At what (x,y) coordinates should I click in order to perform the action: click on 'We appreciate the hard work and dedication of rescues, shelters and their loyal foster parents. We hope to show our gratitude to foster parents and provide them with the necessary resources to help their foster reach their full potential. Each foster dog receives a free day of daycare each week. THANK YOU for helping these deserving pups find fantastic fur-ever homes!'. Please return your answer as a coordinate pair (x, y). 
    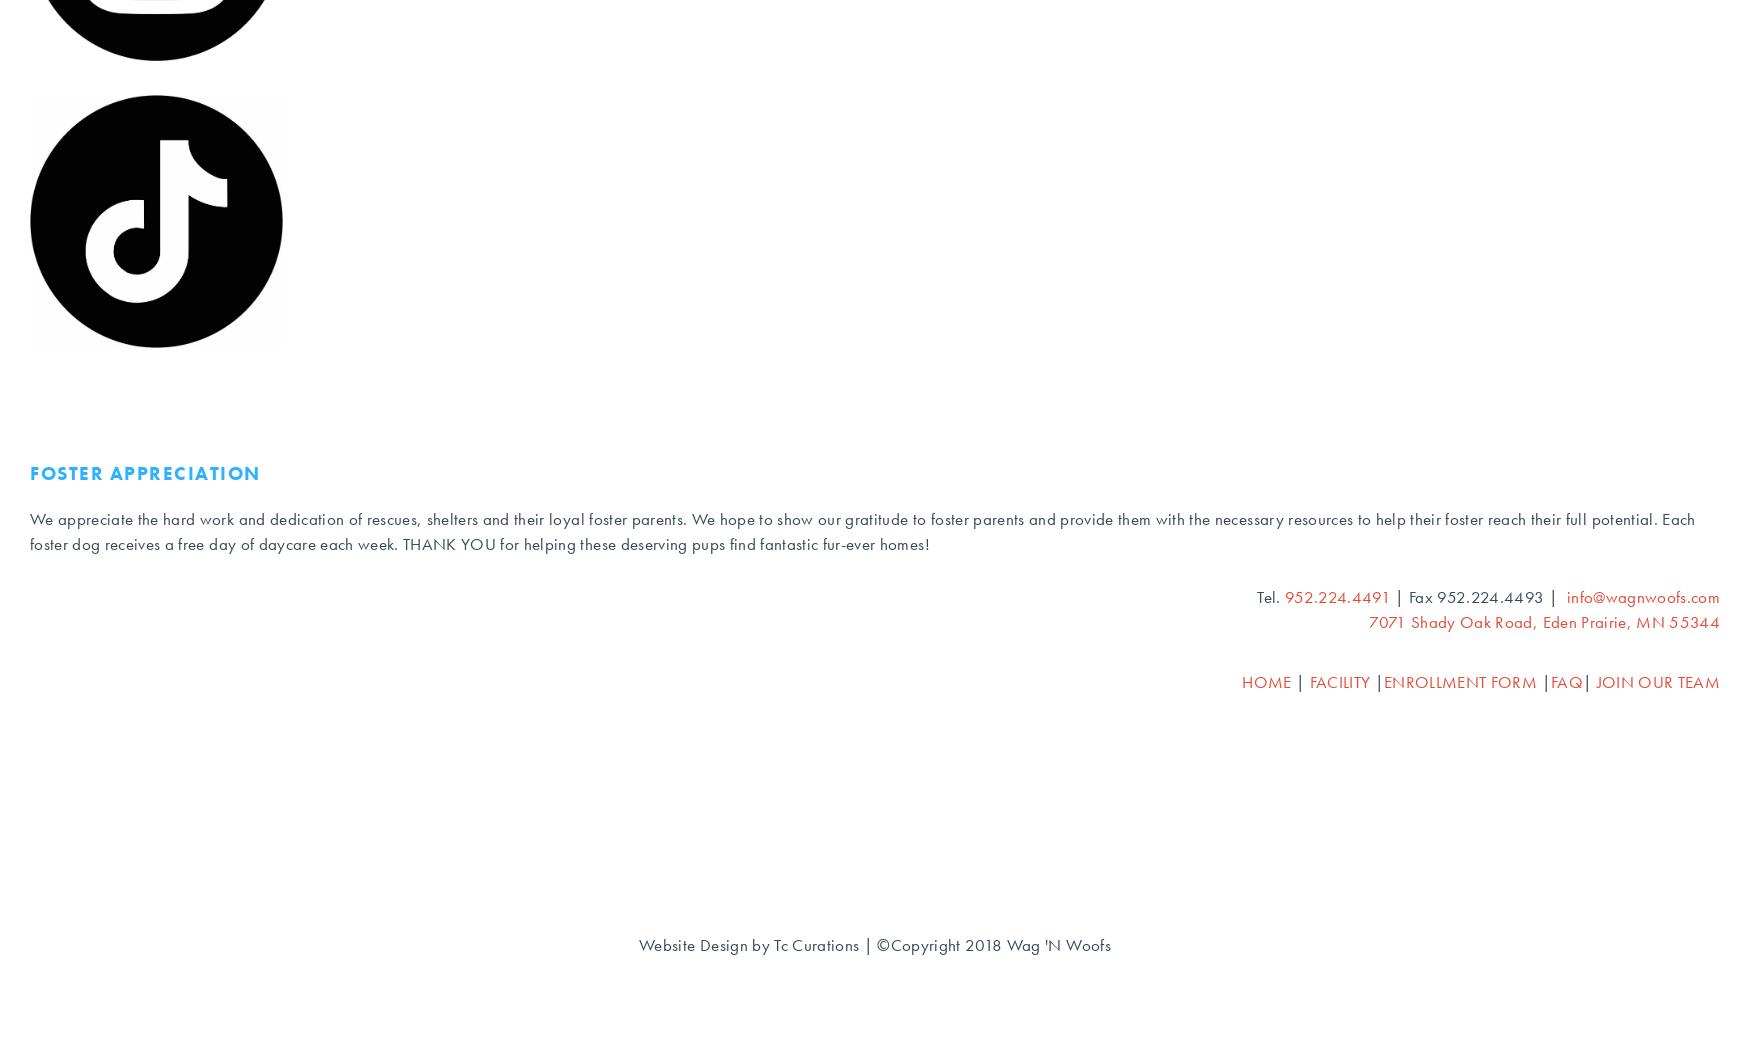
    Looking at the image, I should click on (28, 530).